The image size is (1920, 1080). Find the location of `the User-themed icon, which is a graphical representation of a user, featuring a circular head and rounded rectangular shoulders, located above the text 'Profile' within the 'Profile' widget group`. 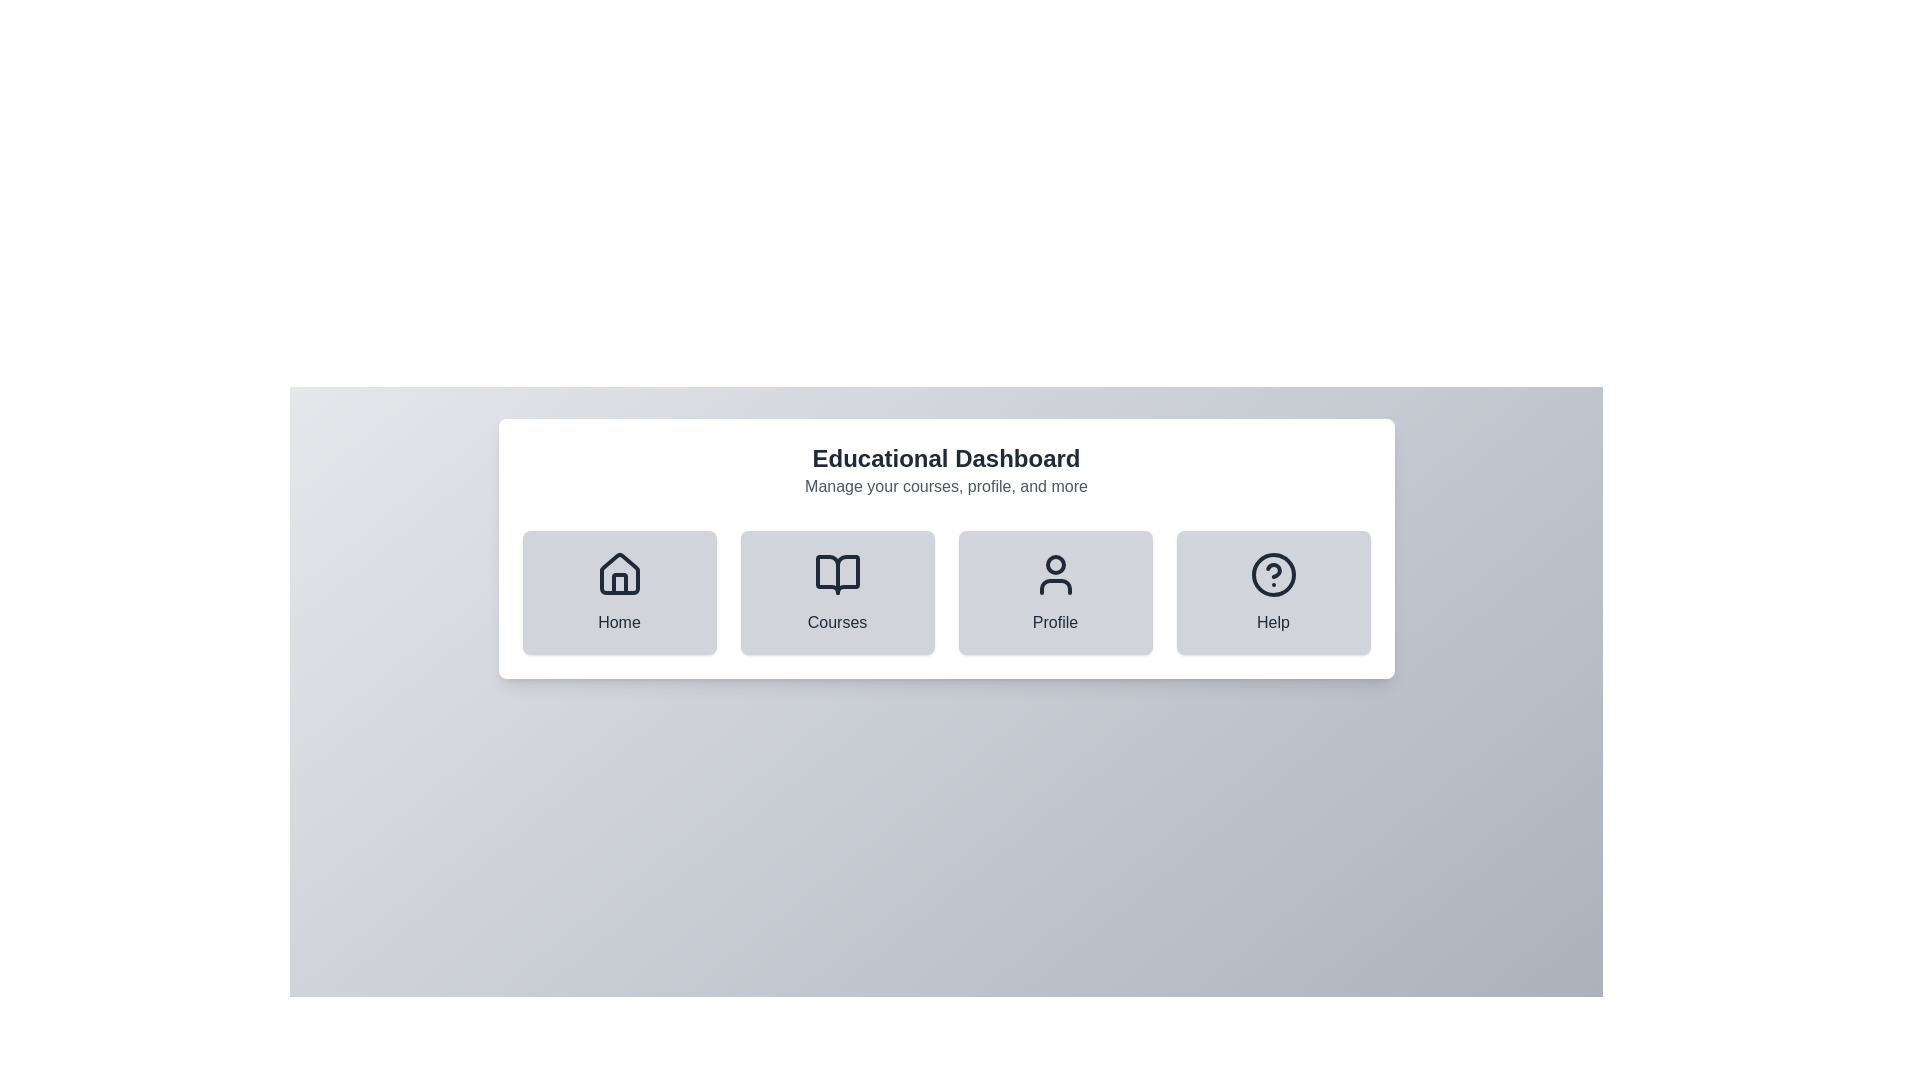

the User-themed icon, which is a graphical representation of a user, featuring a circular head and rounded rectangular shoulders, located above the text 'Profile' within the 'Profile' widget group is located at coordinates (1054, 574).